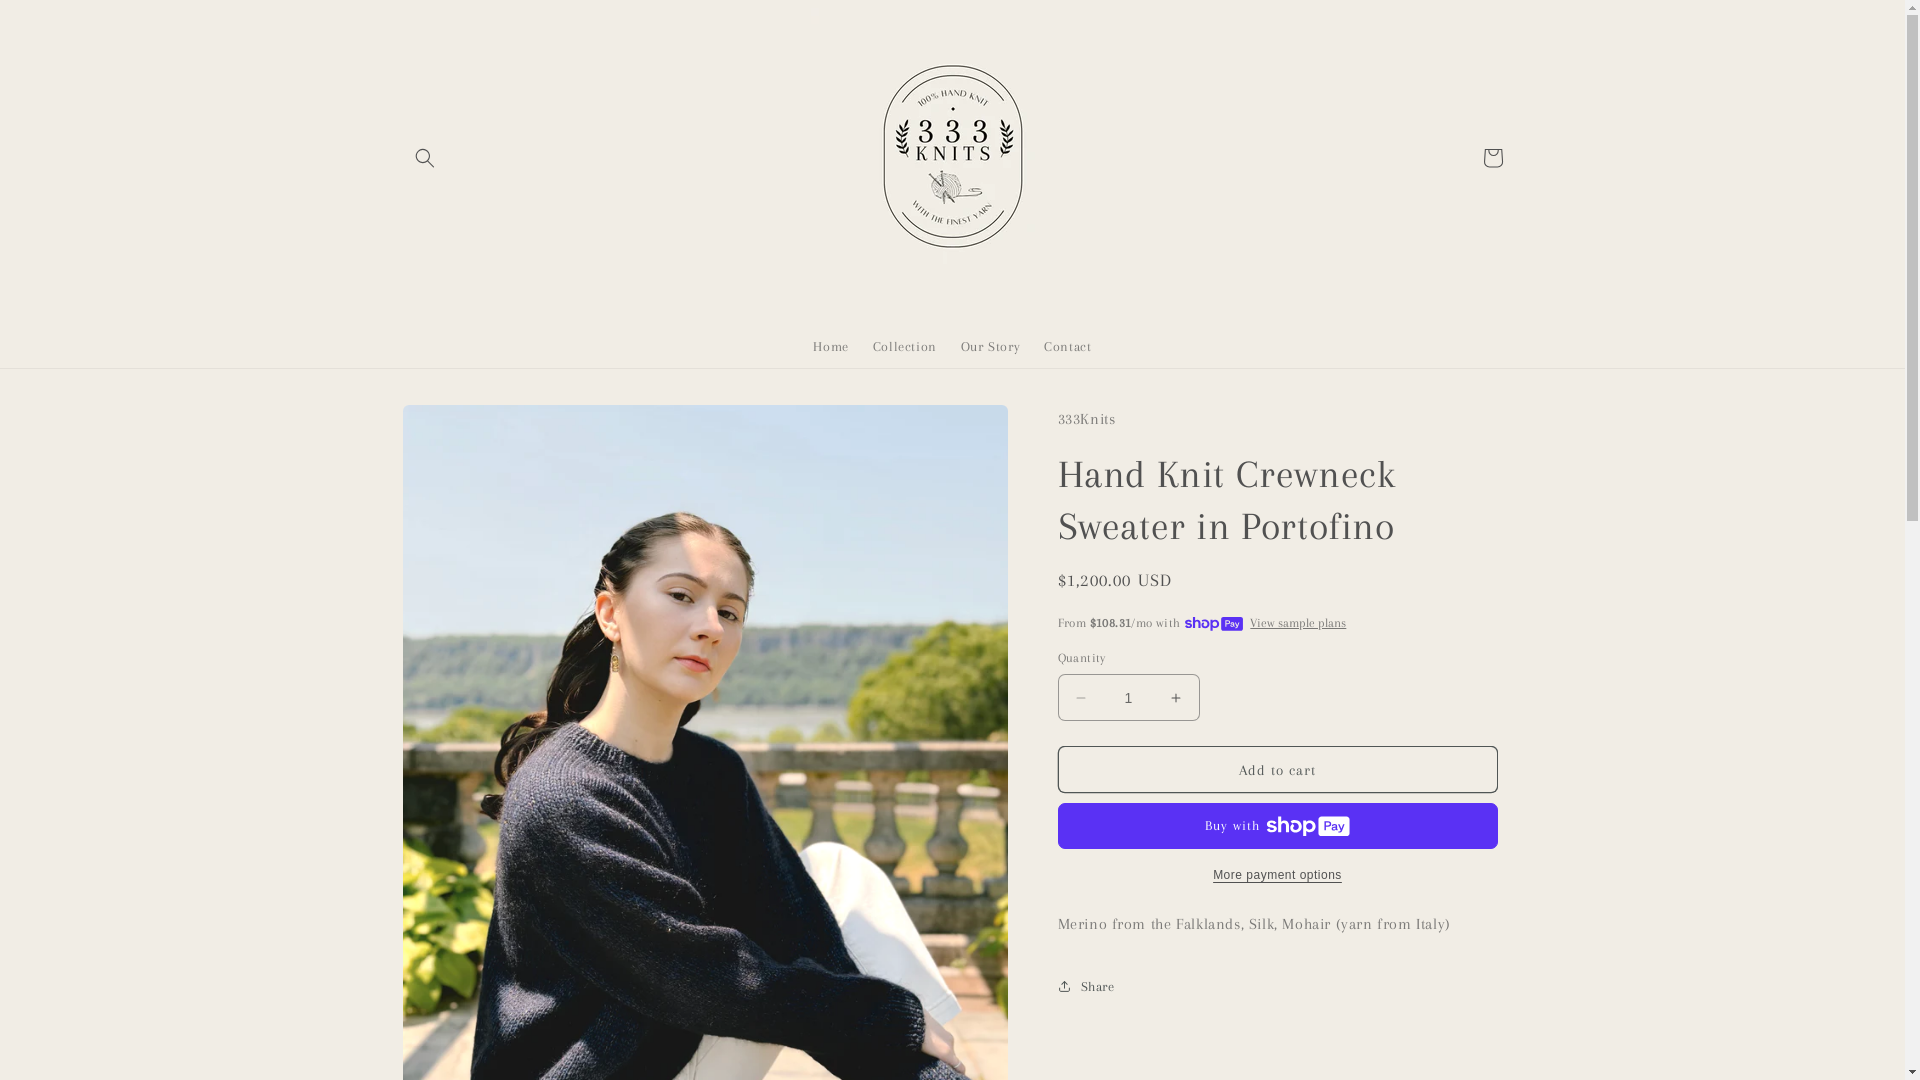  What do you see at coordinates (1492, 157) in the screenshot?
I see `'Cart'` at bounding box center [1492, 157].